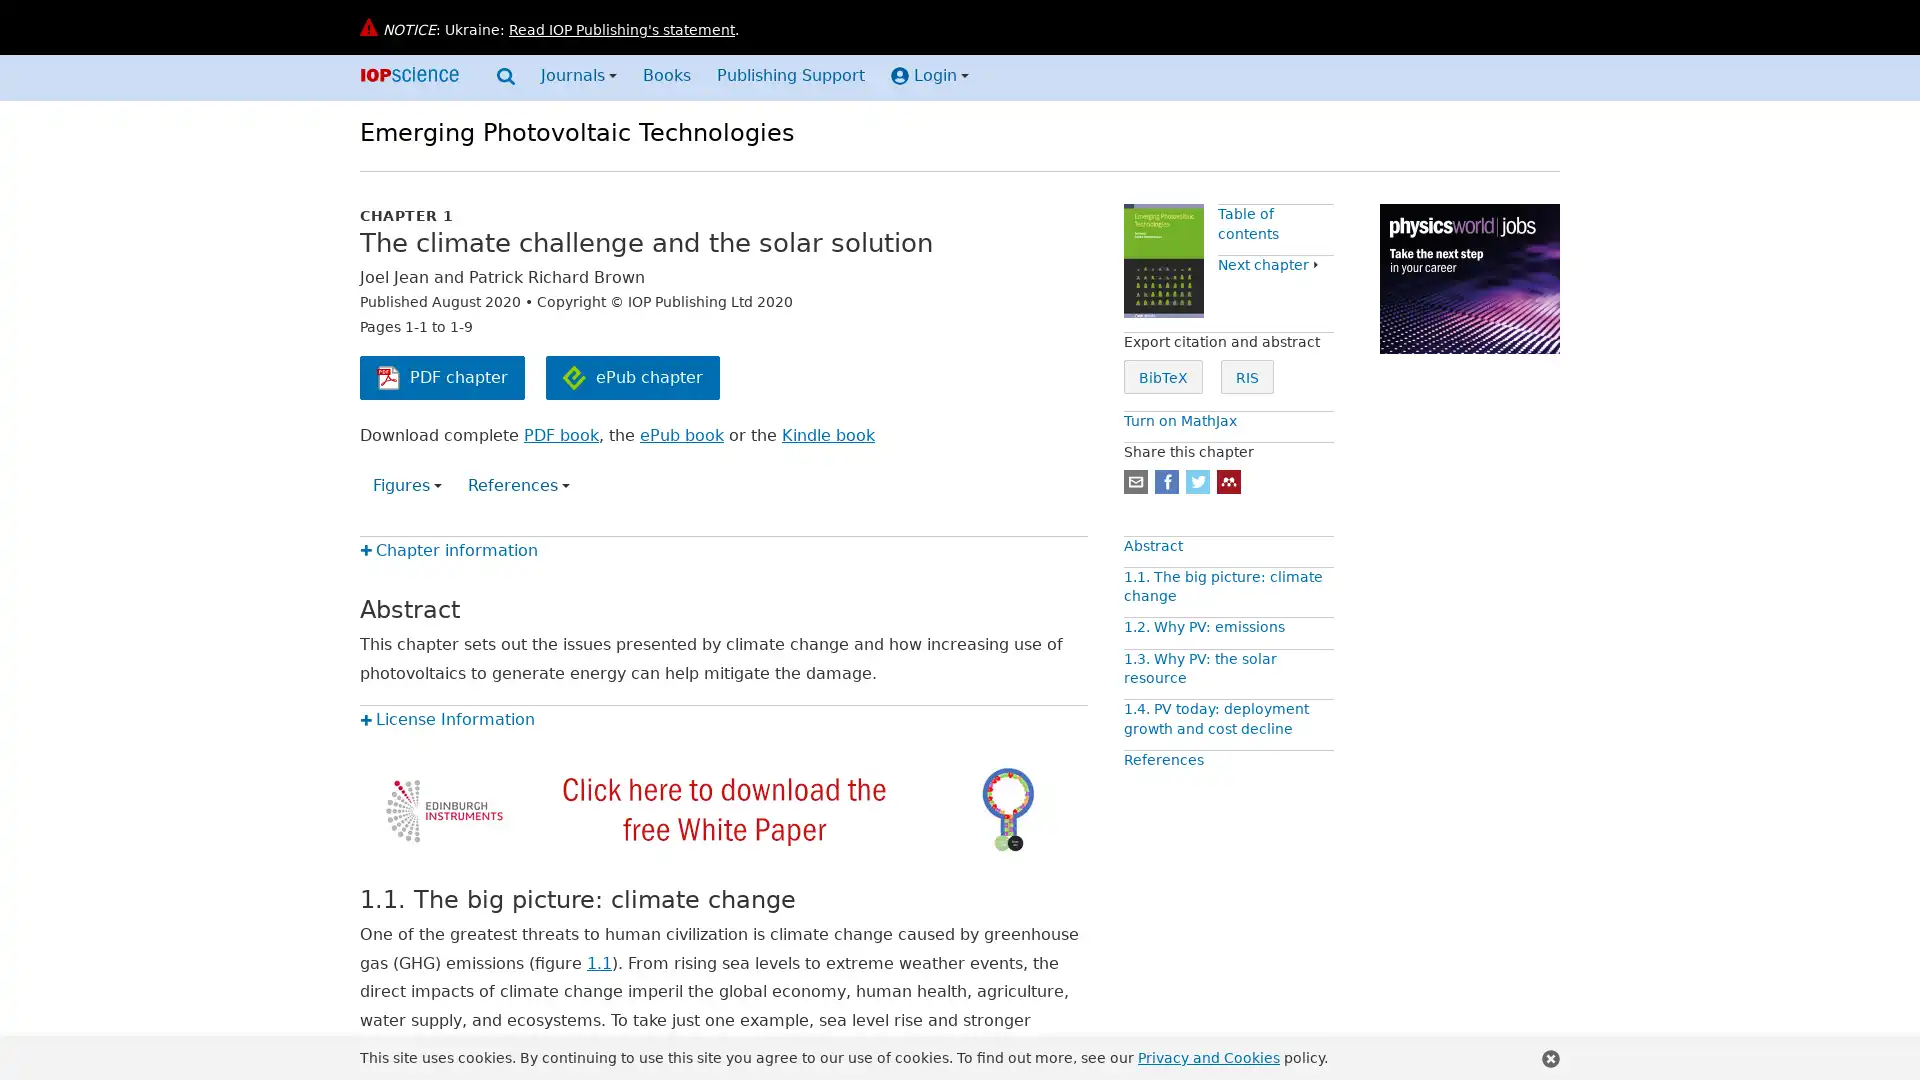 This screenshot has height=1080, width=1920. What do you see at coordinates (446, 718) in the screenshot?
I see `License Information` at bounding box center [446, 718].